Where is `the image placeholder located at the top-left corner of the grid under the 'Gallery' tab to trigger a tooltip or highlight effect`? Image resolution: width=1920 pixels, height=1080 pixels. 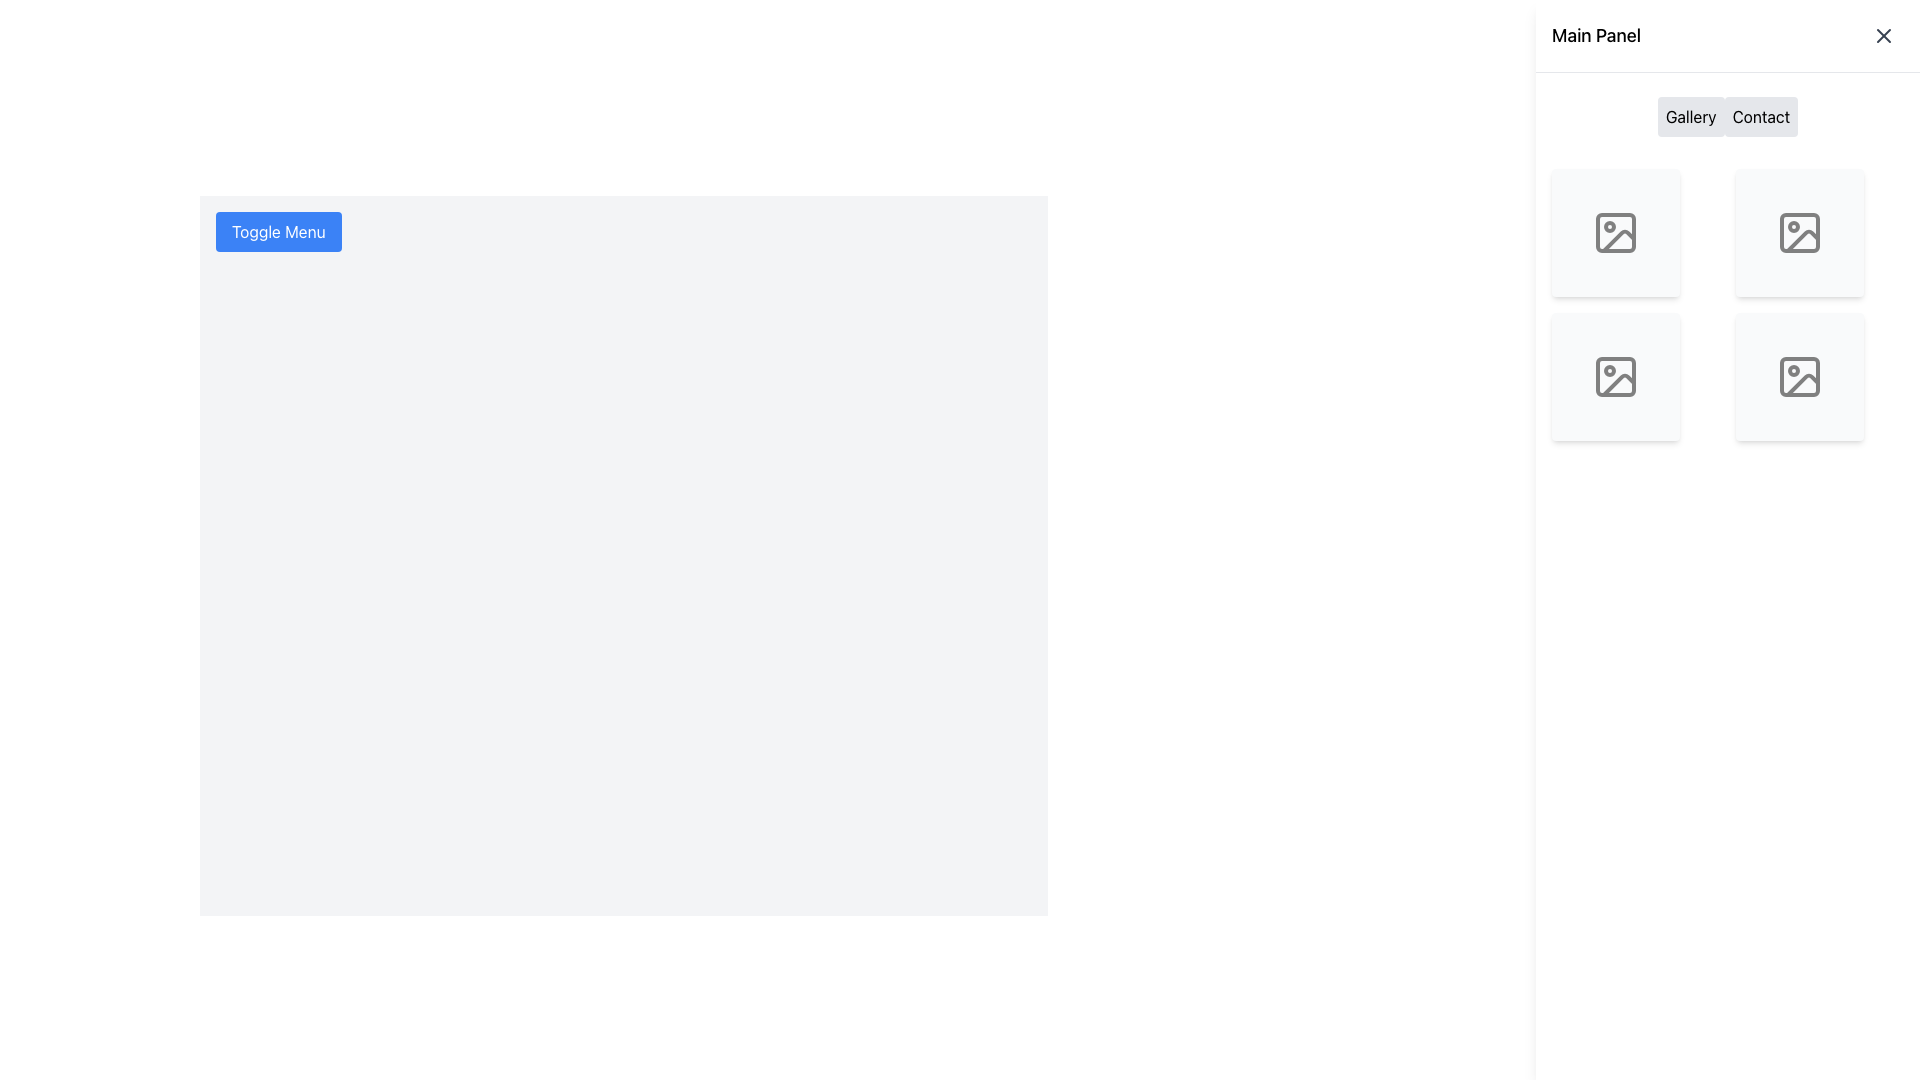
the image placeholder located at the top-left corner of the grid under the 'Gallery' tab to trigger a tooltip or highlight effect is located at coordinates (1616, 231).